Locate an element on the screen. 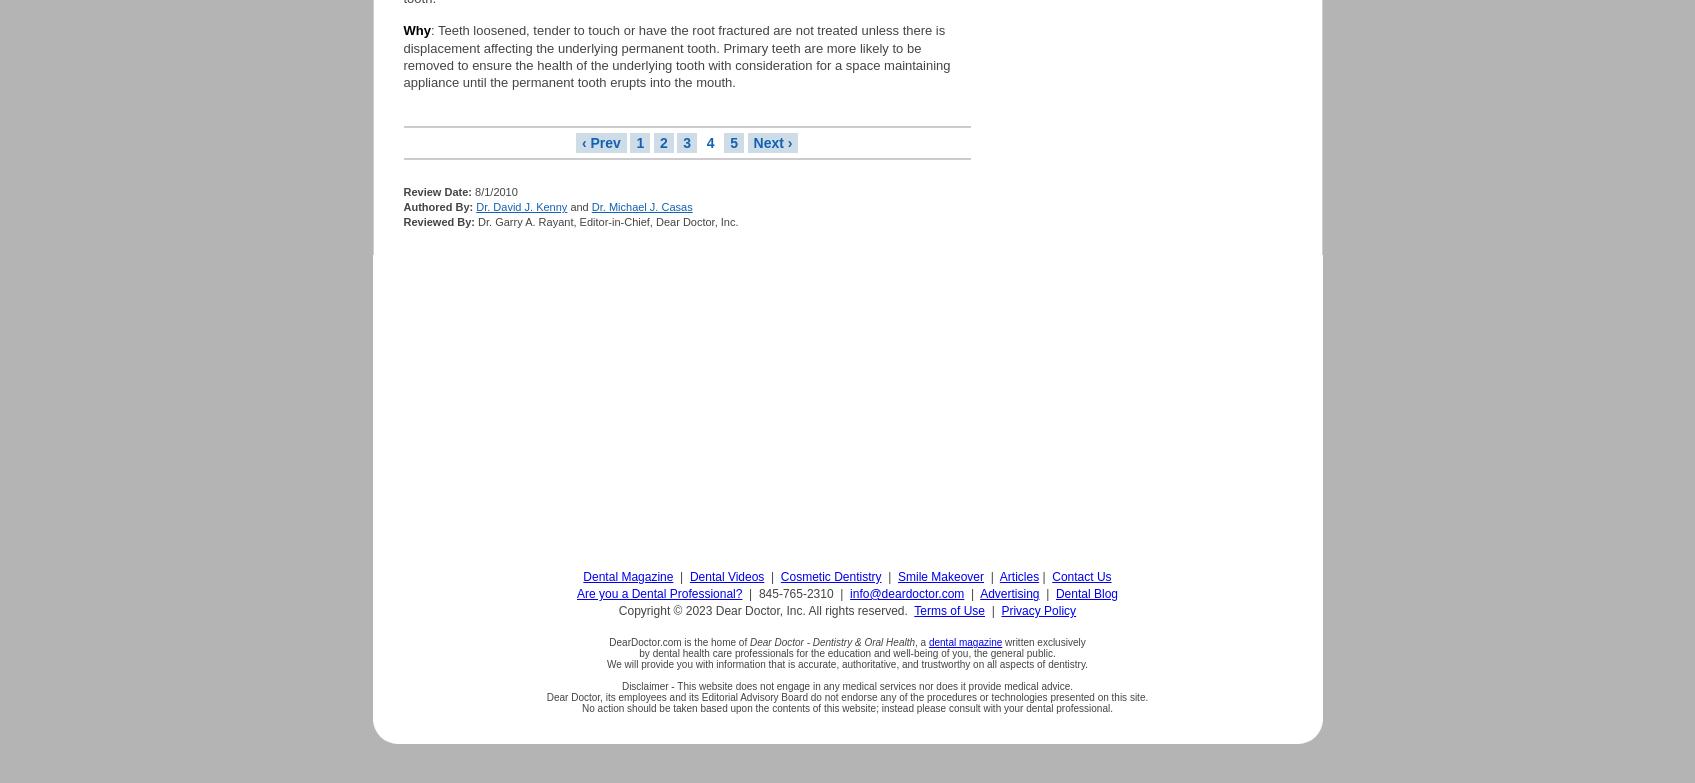 The width and height of the screenshot is (1695, 783). ': Teeth loosened, tender to touch or have the root fractured are not treated unless there is displacement affecting the underlying permanent tooth. Primary teeth are more likely to be removed to ensure the health of the underlying tooth with consideration for a space maintaining appliance until the permanent tooth erupts into the mouth.' is located at coordinates (676, 56).